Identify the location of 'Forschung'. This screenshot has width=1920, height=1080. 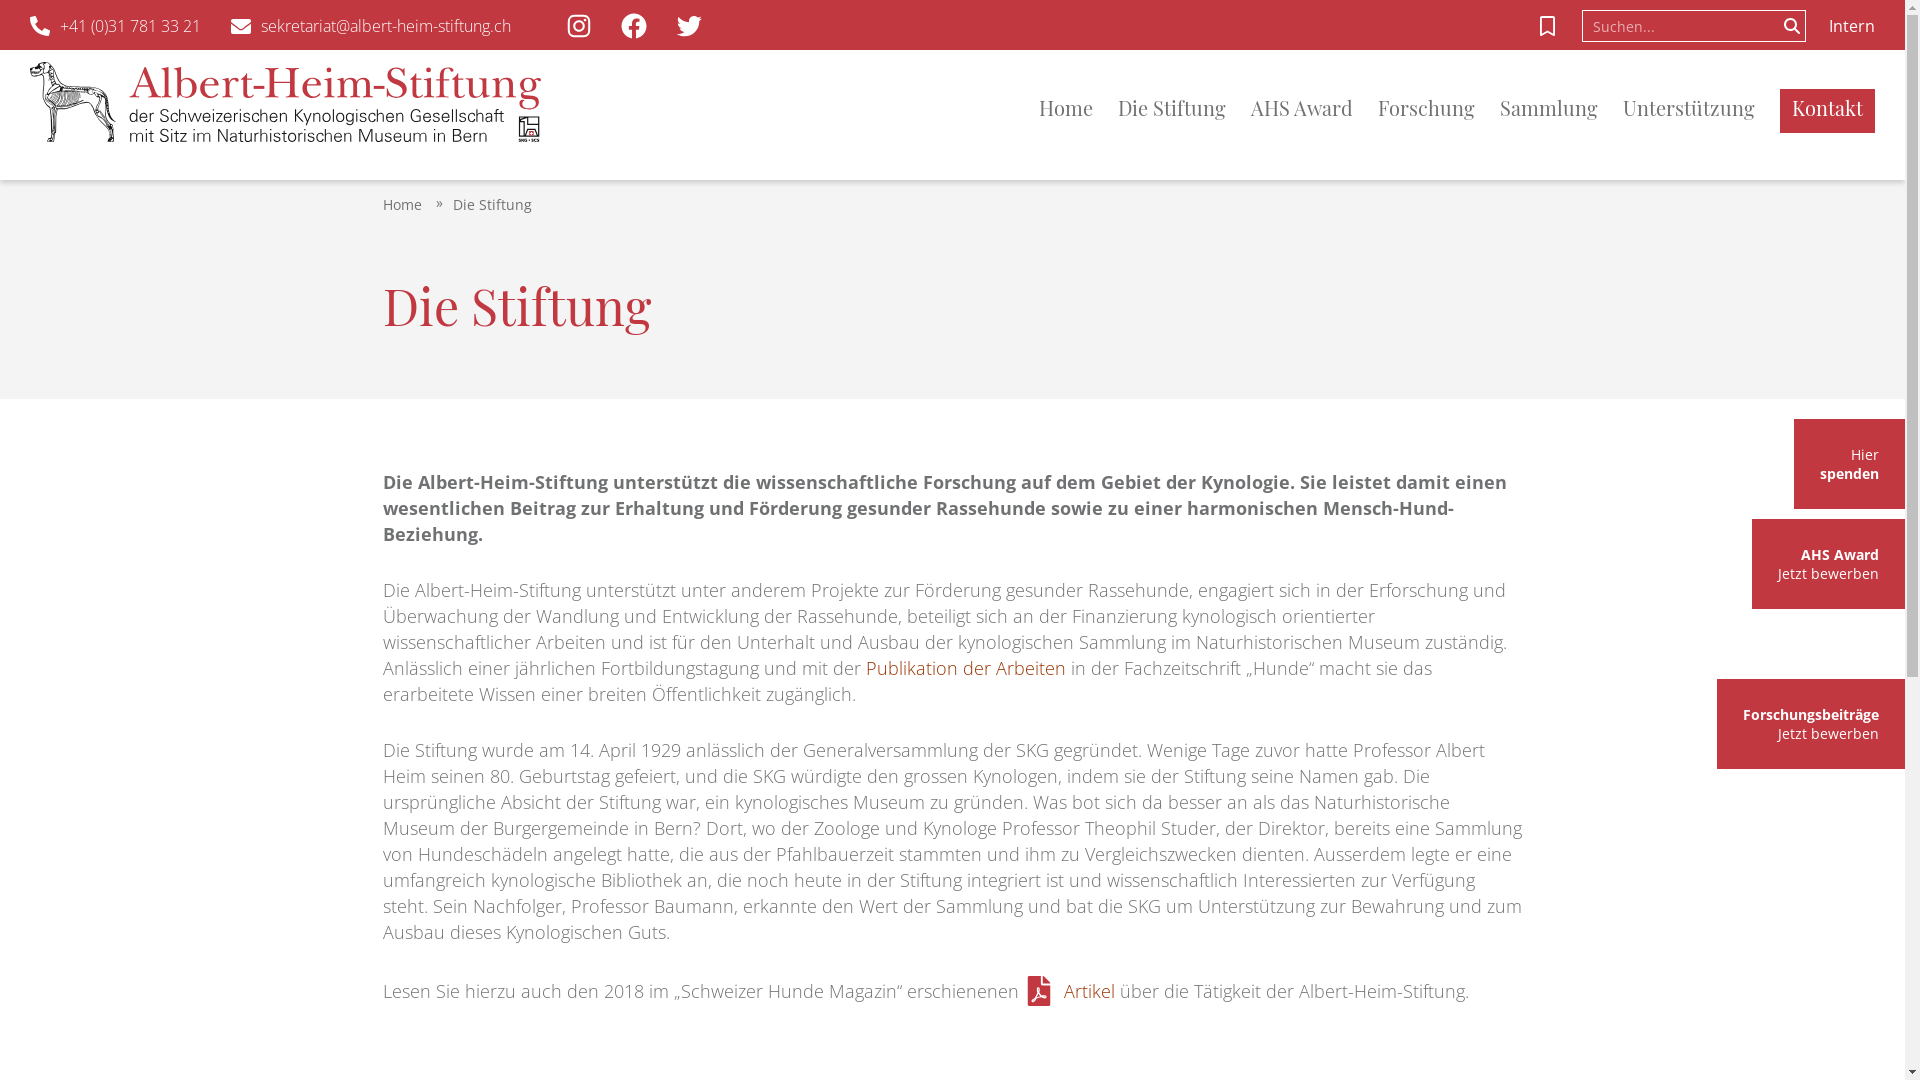
(1438, 110).